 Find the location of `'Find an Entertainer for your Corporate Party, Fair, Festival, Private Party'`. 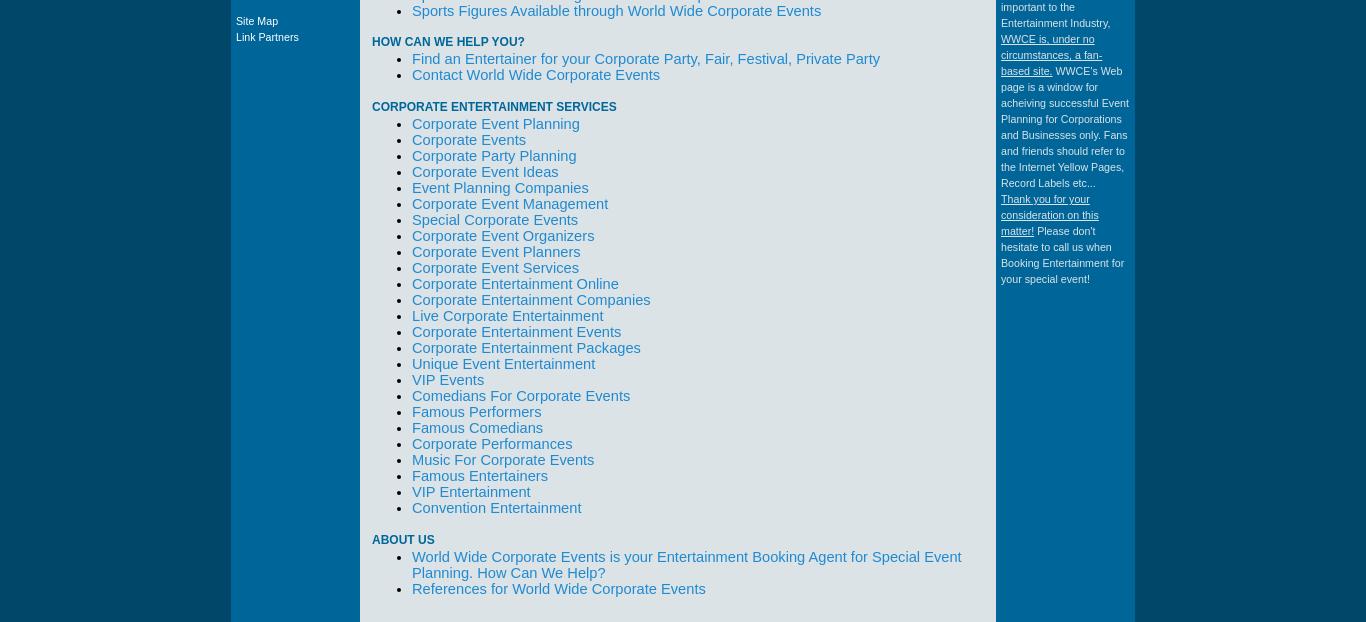

'Find an Entertainer for your Corporate Party, Fair, Festival, Private Party' is located at coordinates (644, 59).